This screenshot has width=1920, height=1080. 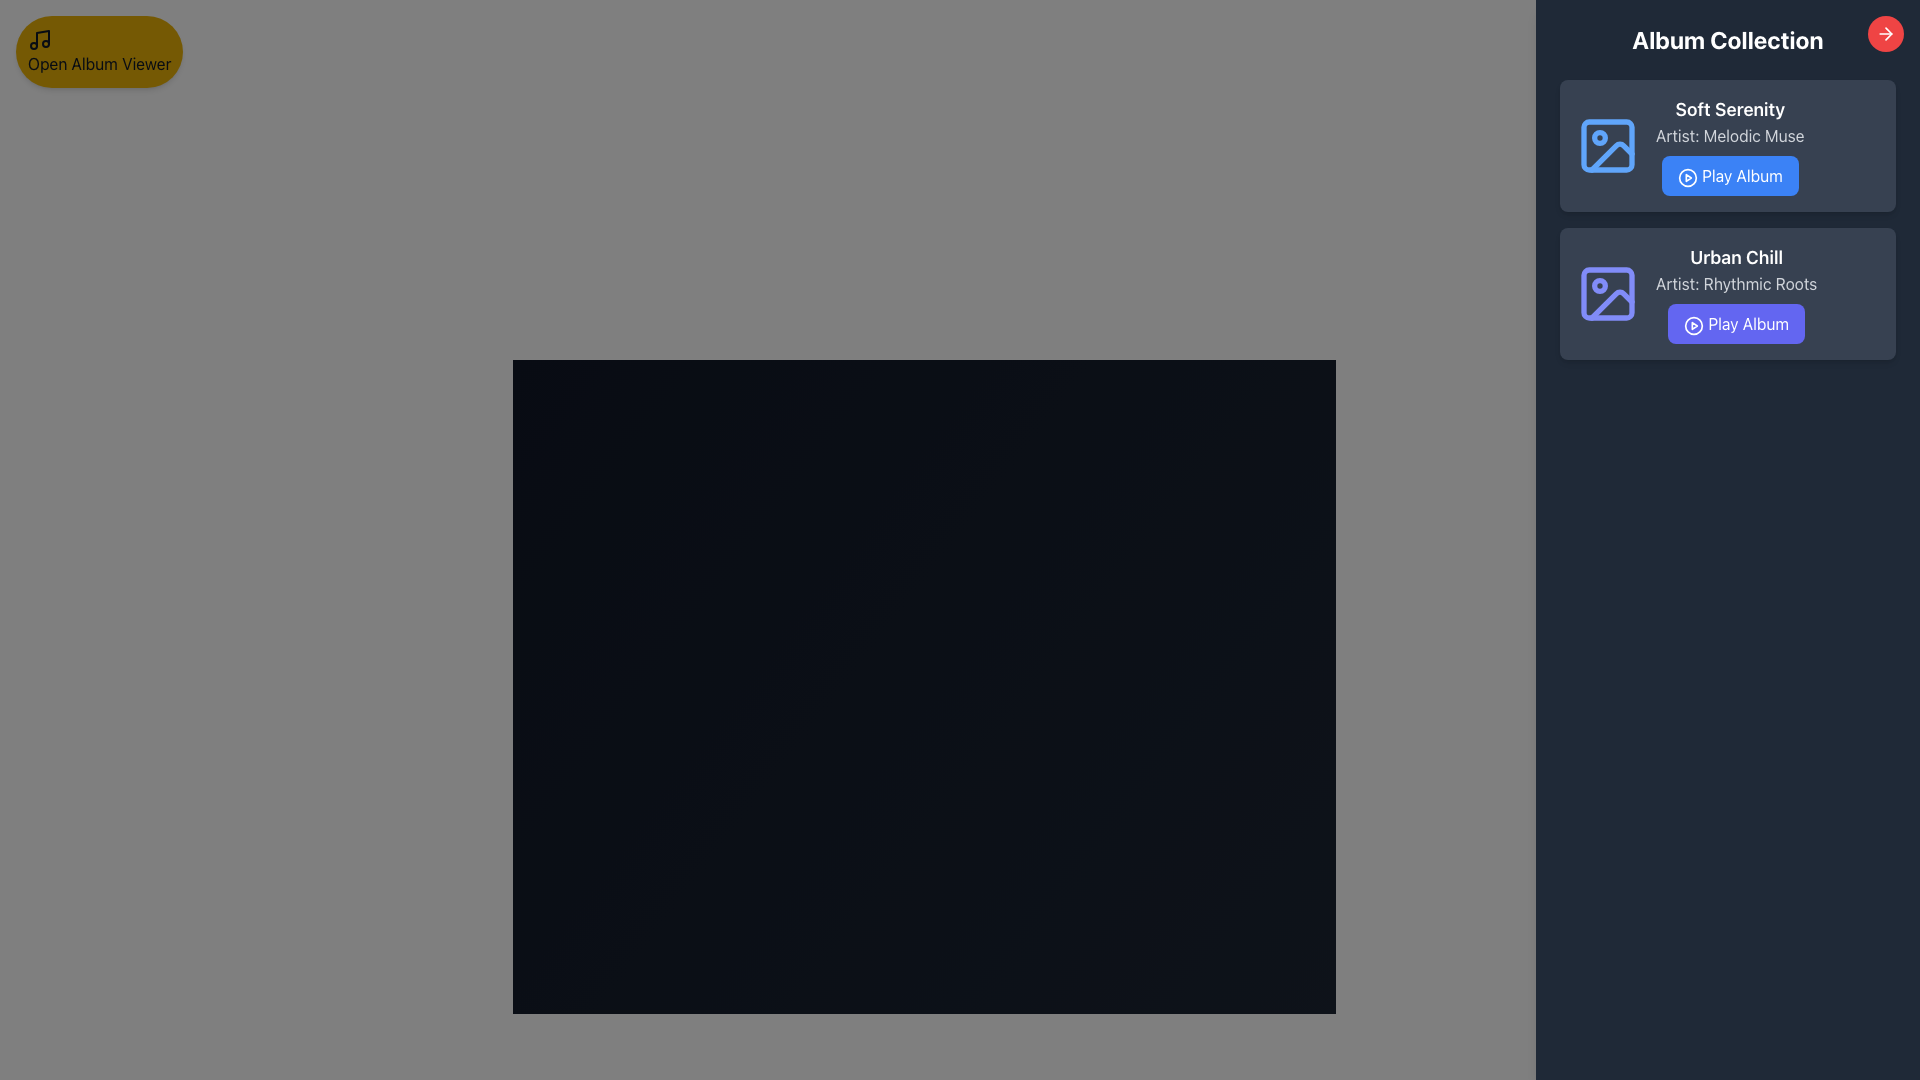 What do you see at coordinates (1608, 293) in the screenshot?
I see `decorative SVG Rectangle representing a placeholder for the 'Urban Chill' album in the 'Album Collection' section by clicking on its center` at bounding box center [1608, 293].